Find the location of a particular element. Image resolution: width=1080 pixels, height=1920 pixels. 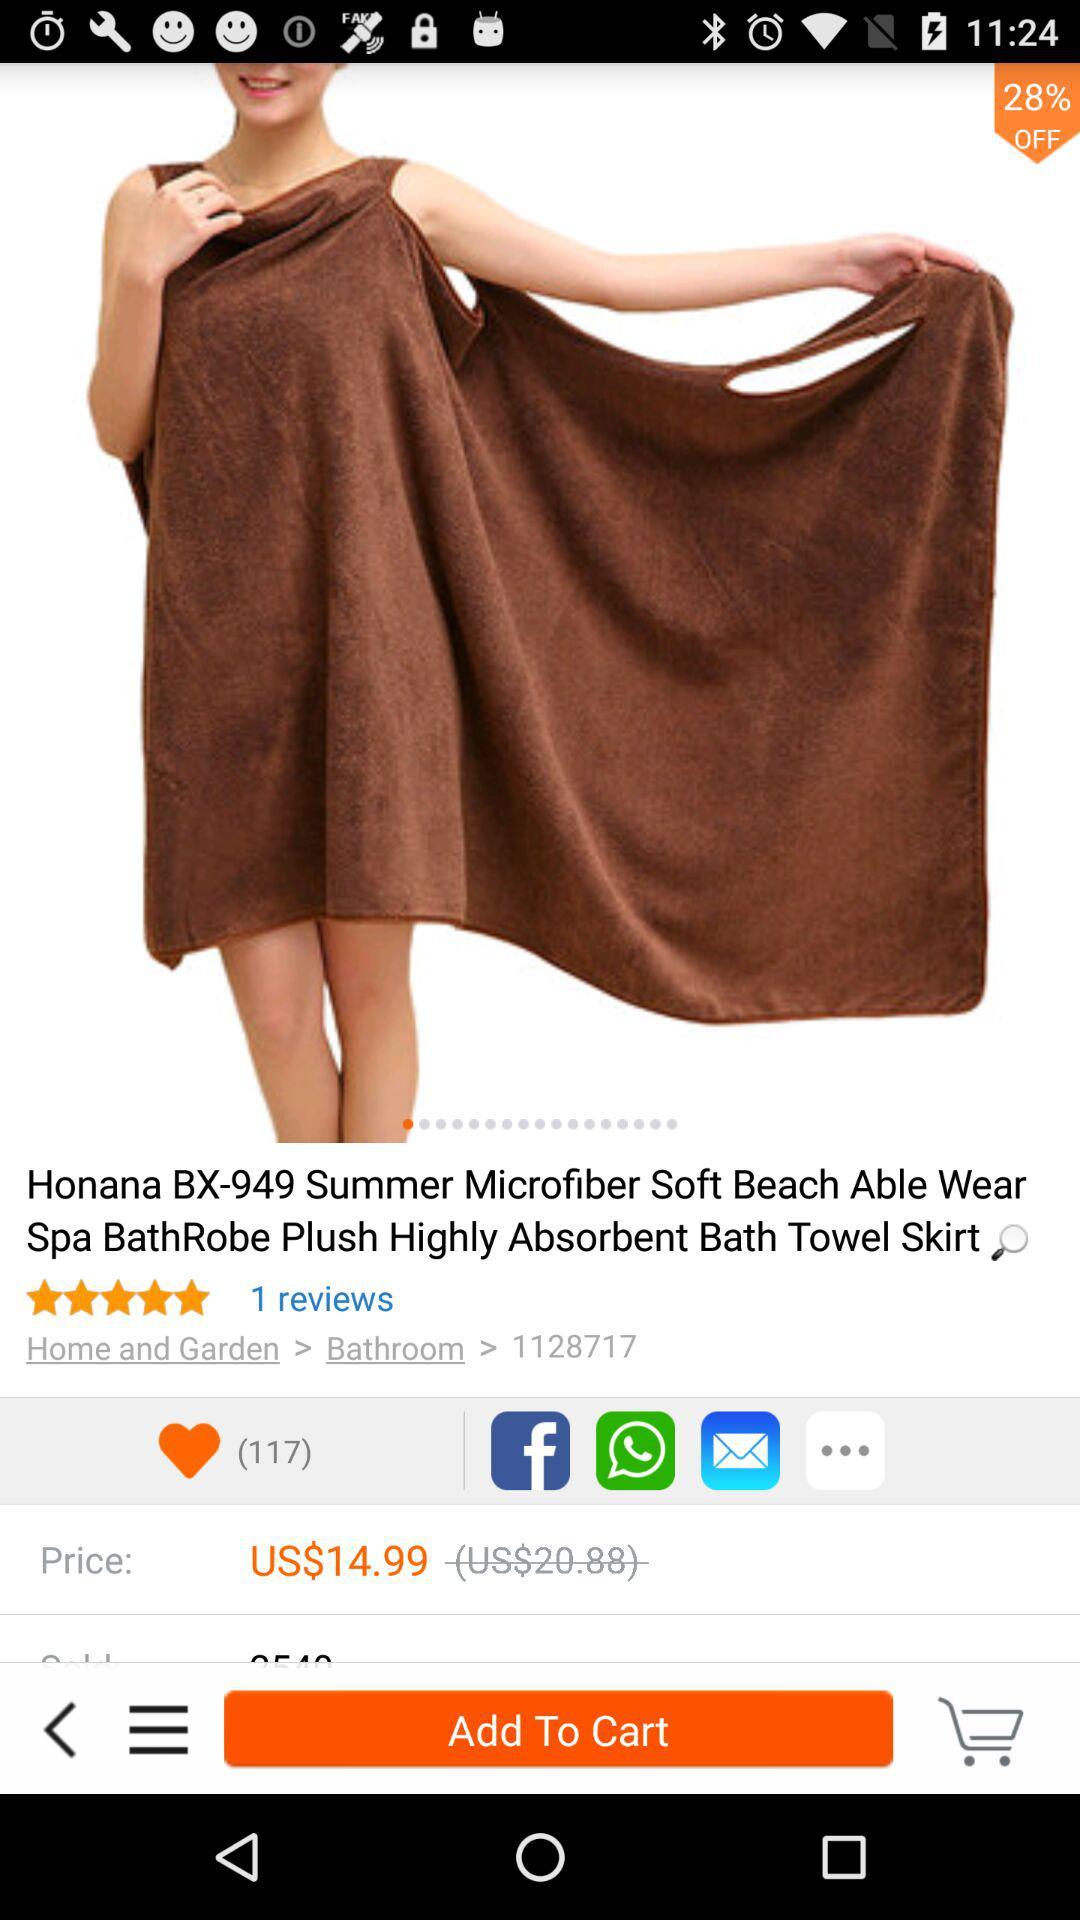

the icon to the left of the > is located at coordinates (321, 1297).